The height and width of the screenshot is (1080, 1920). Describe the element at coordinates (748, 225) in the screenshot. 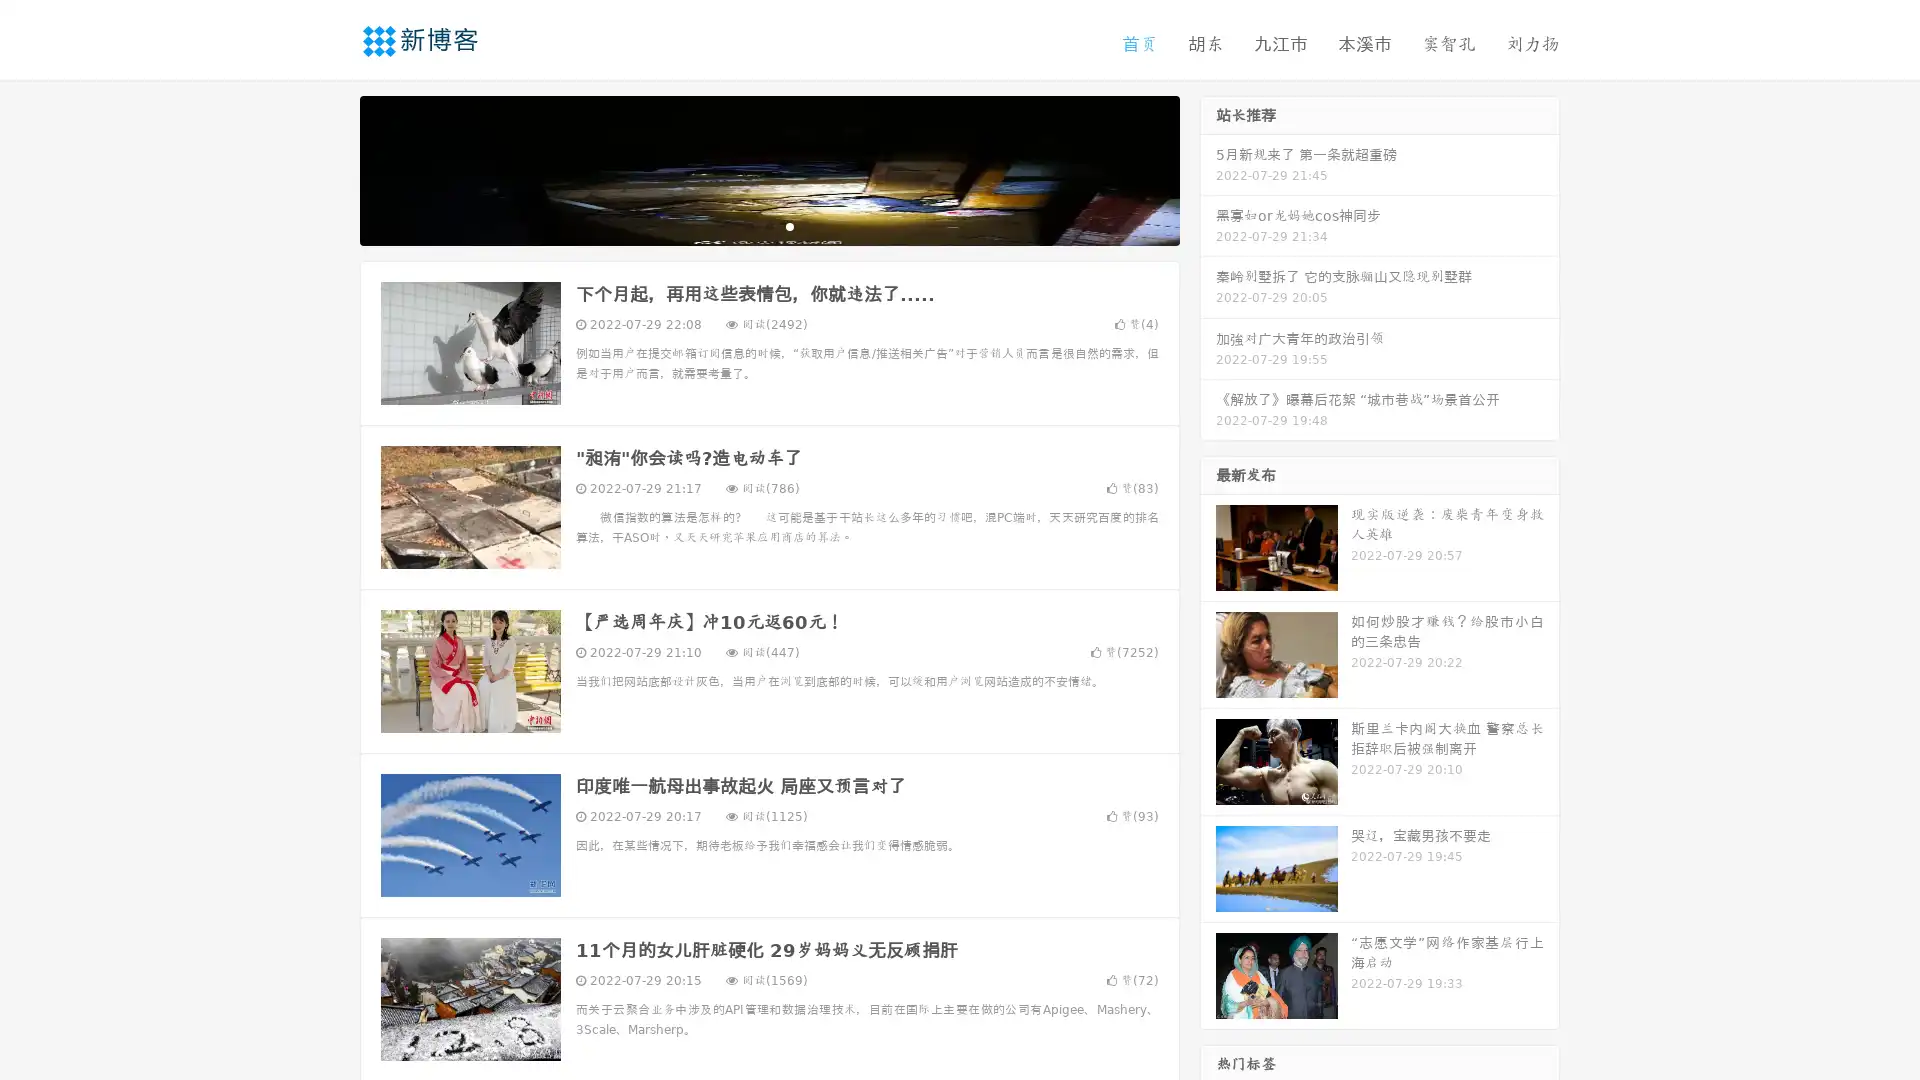

I see `Go to slide 1` at that location.